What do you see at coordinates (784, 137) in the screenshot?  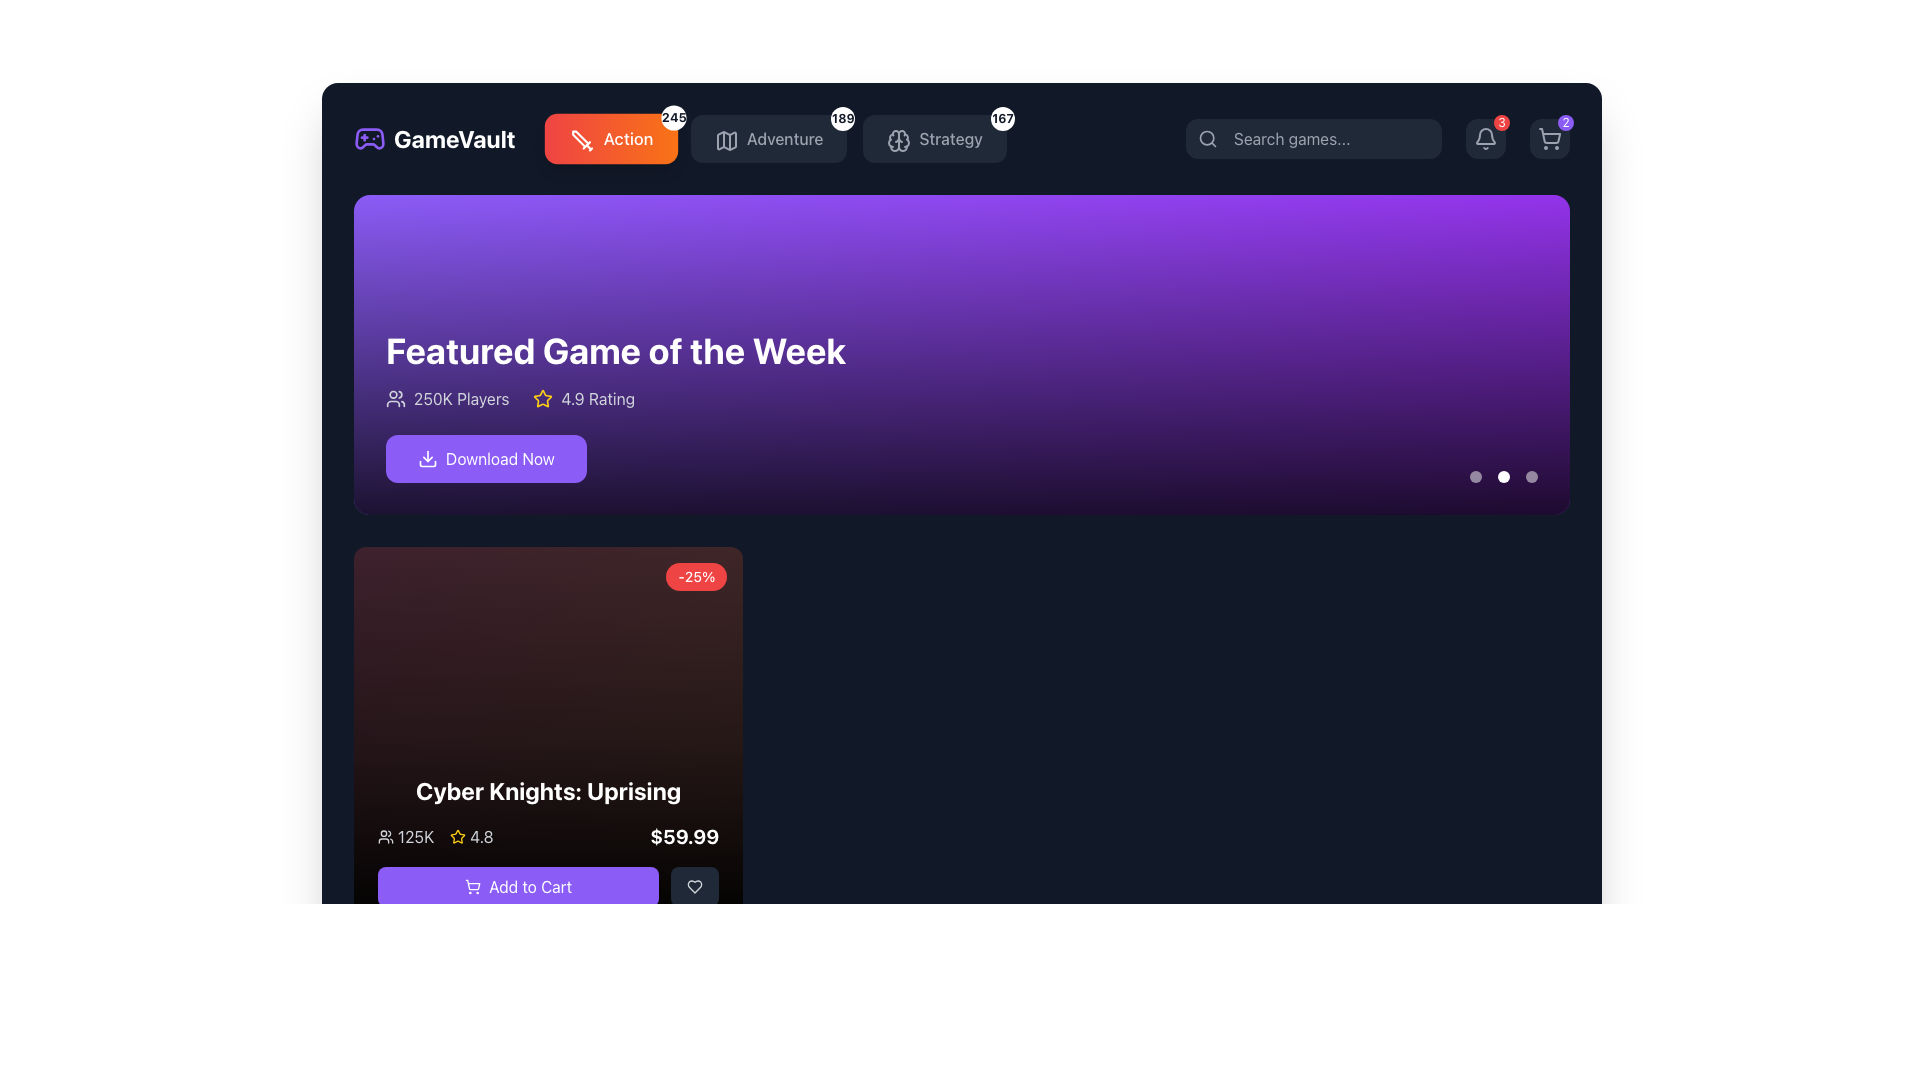 I see `the 'Adventure' Text Label located in the horizontal menu bar, positioned to the right of a map-like icon` at bounding box center [784, 137].